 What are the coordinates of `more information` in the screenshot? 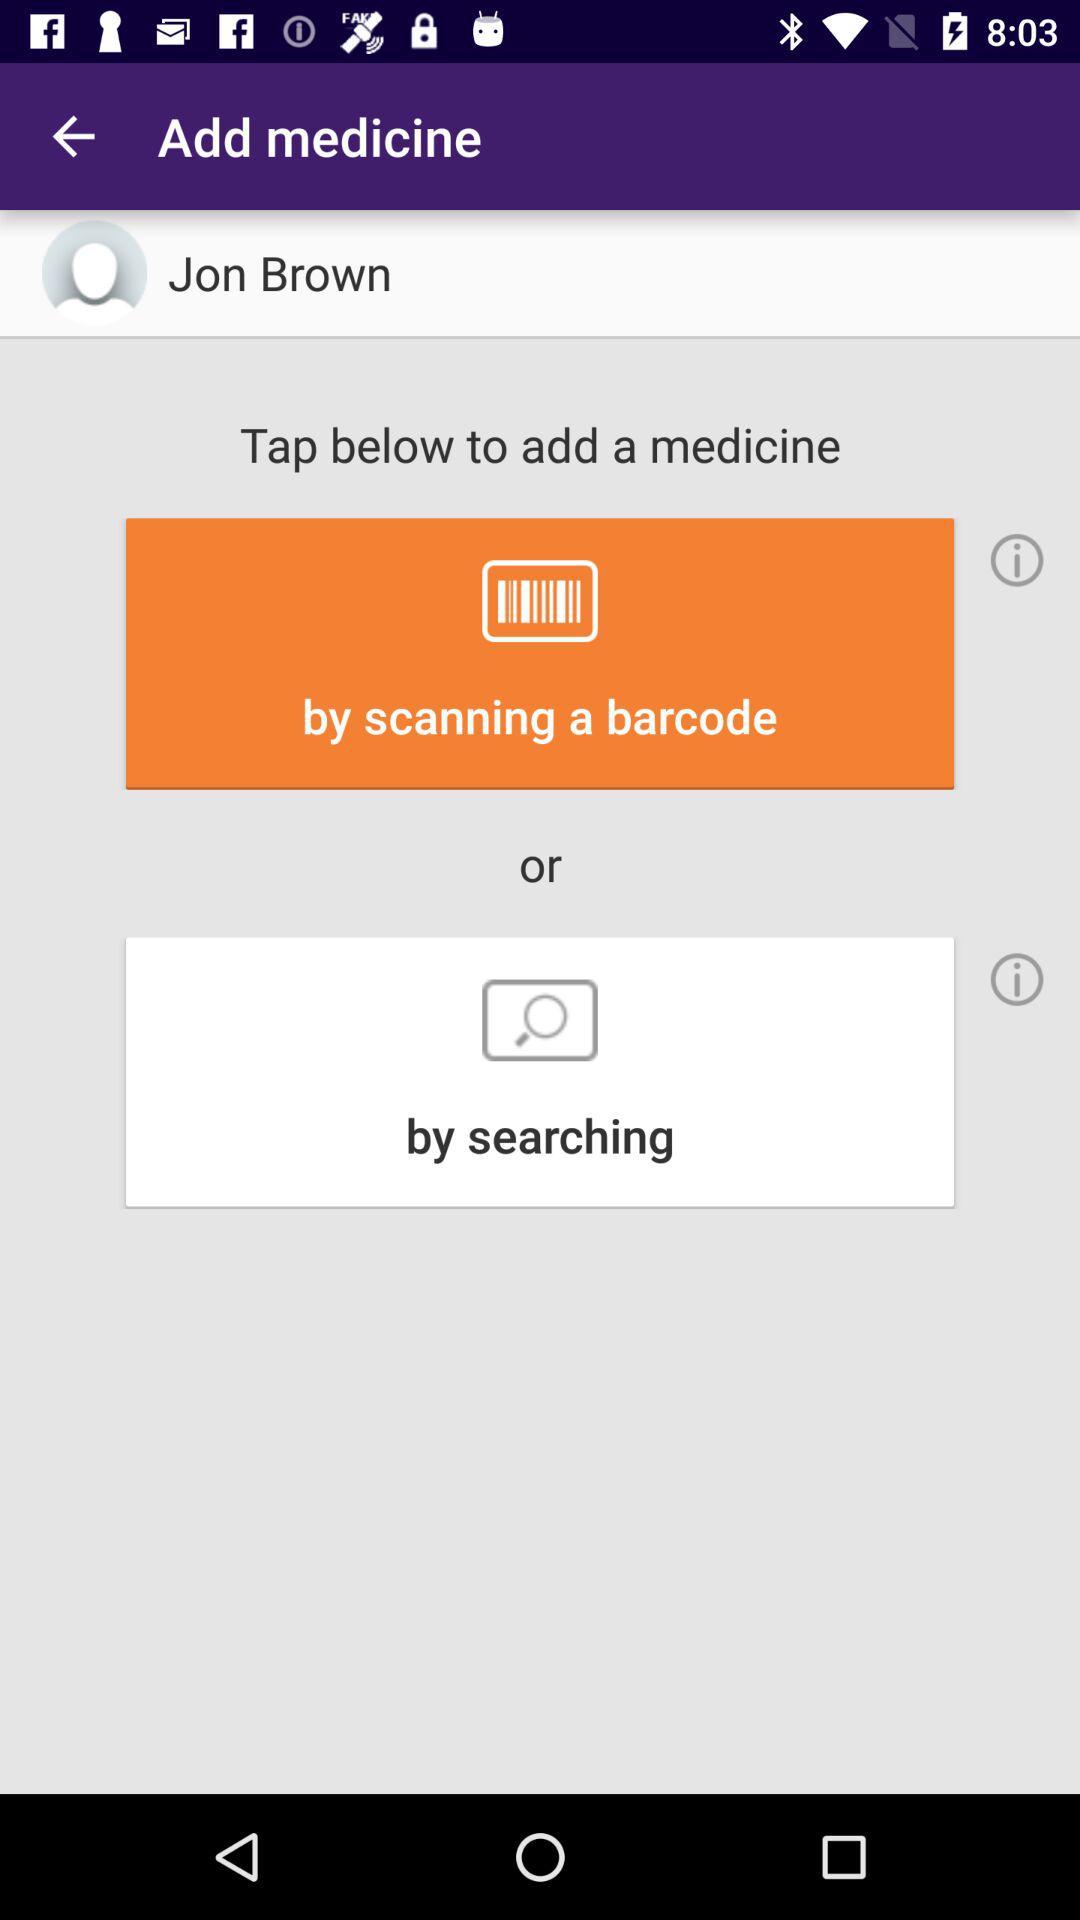 It's located at (1017, 560).